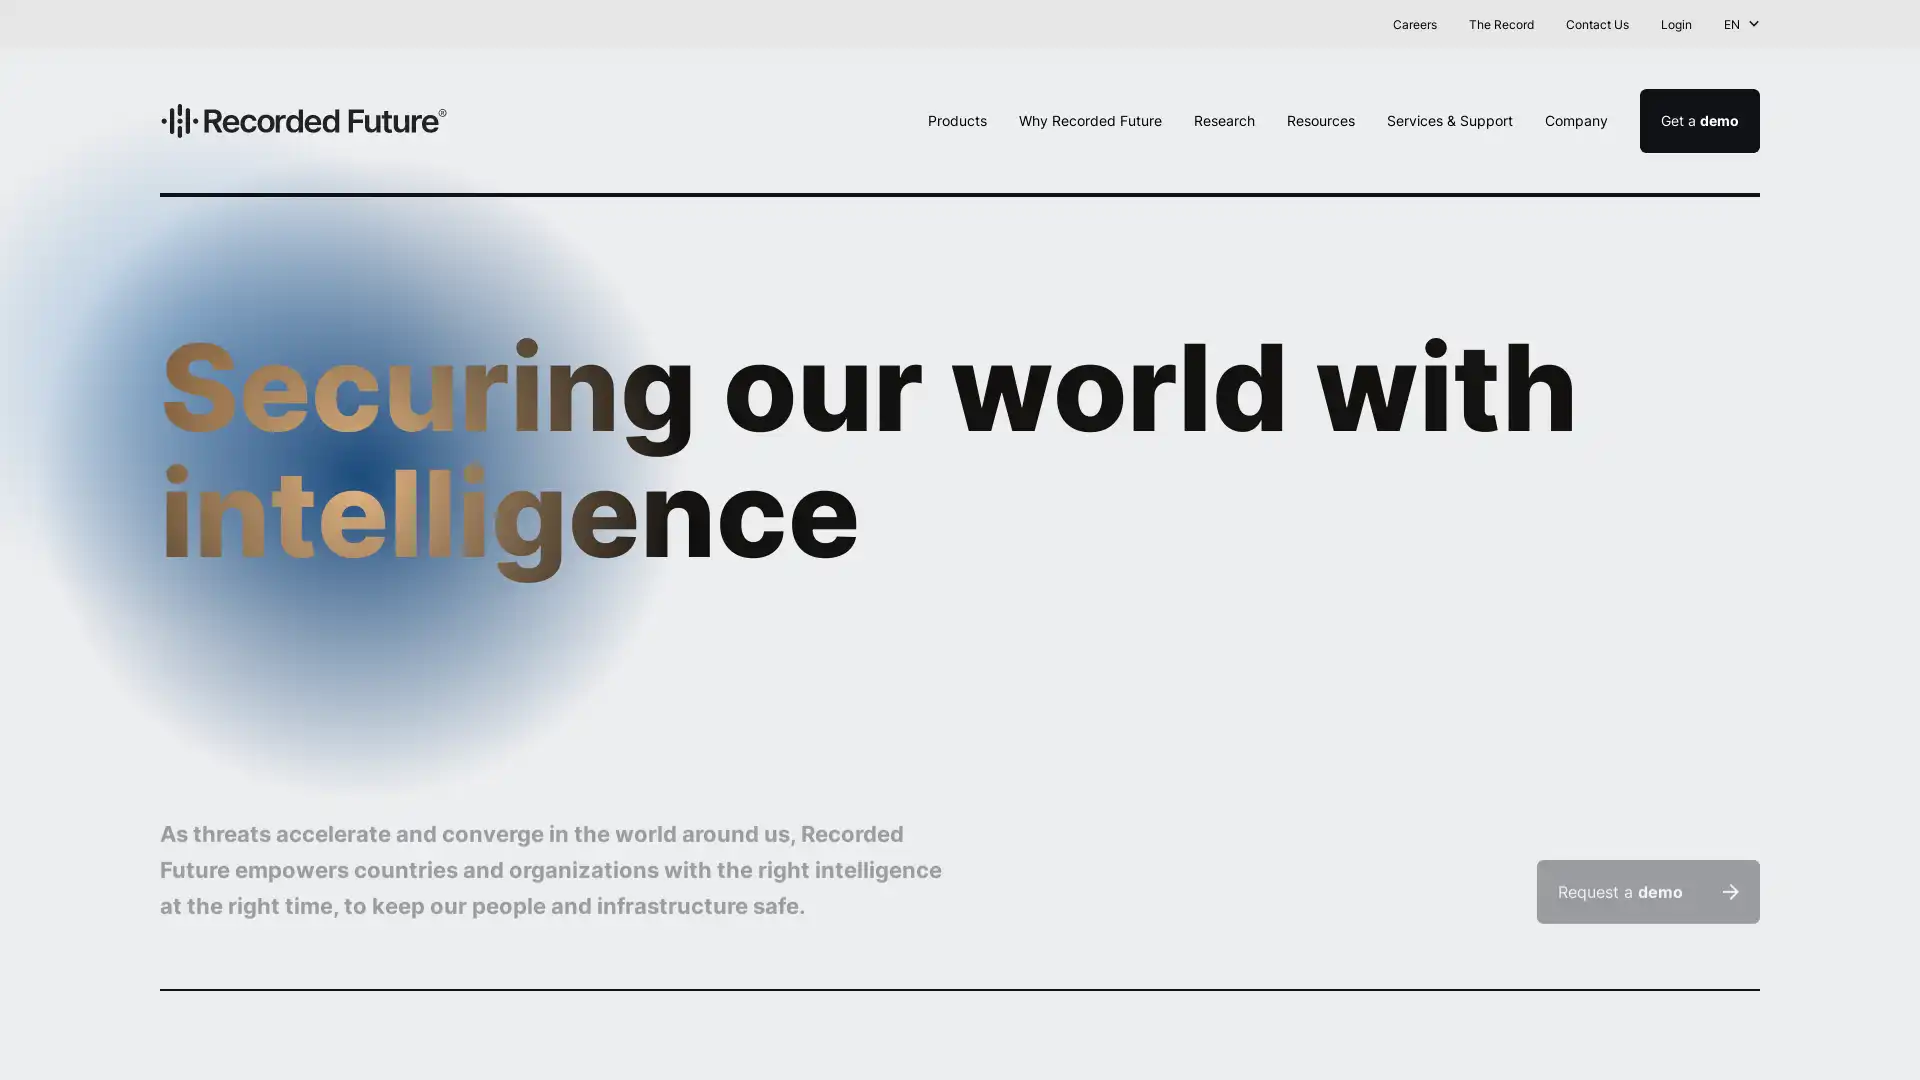  Describe the element at coordinates (1741, 24) in the screenshot. I see `EN` at that location.